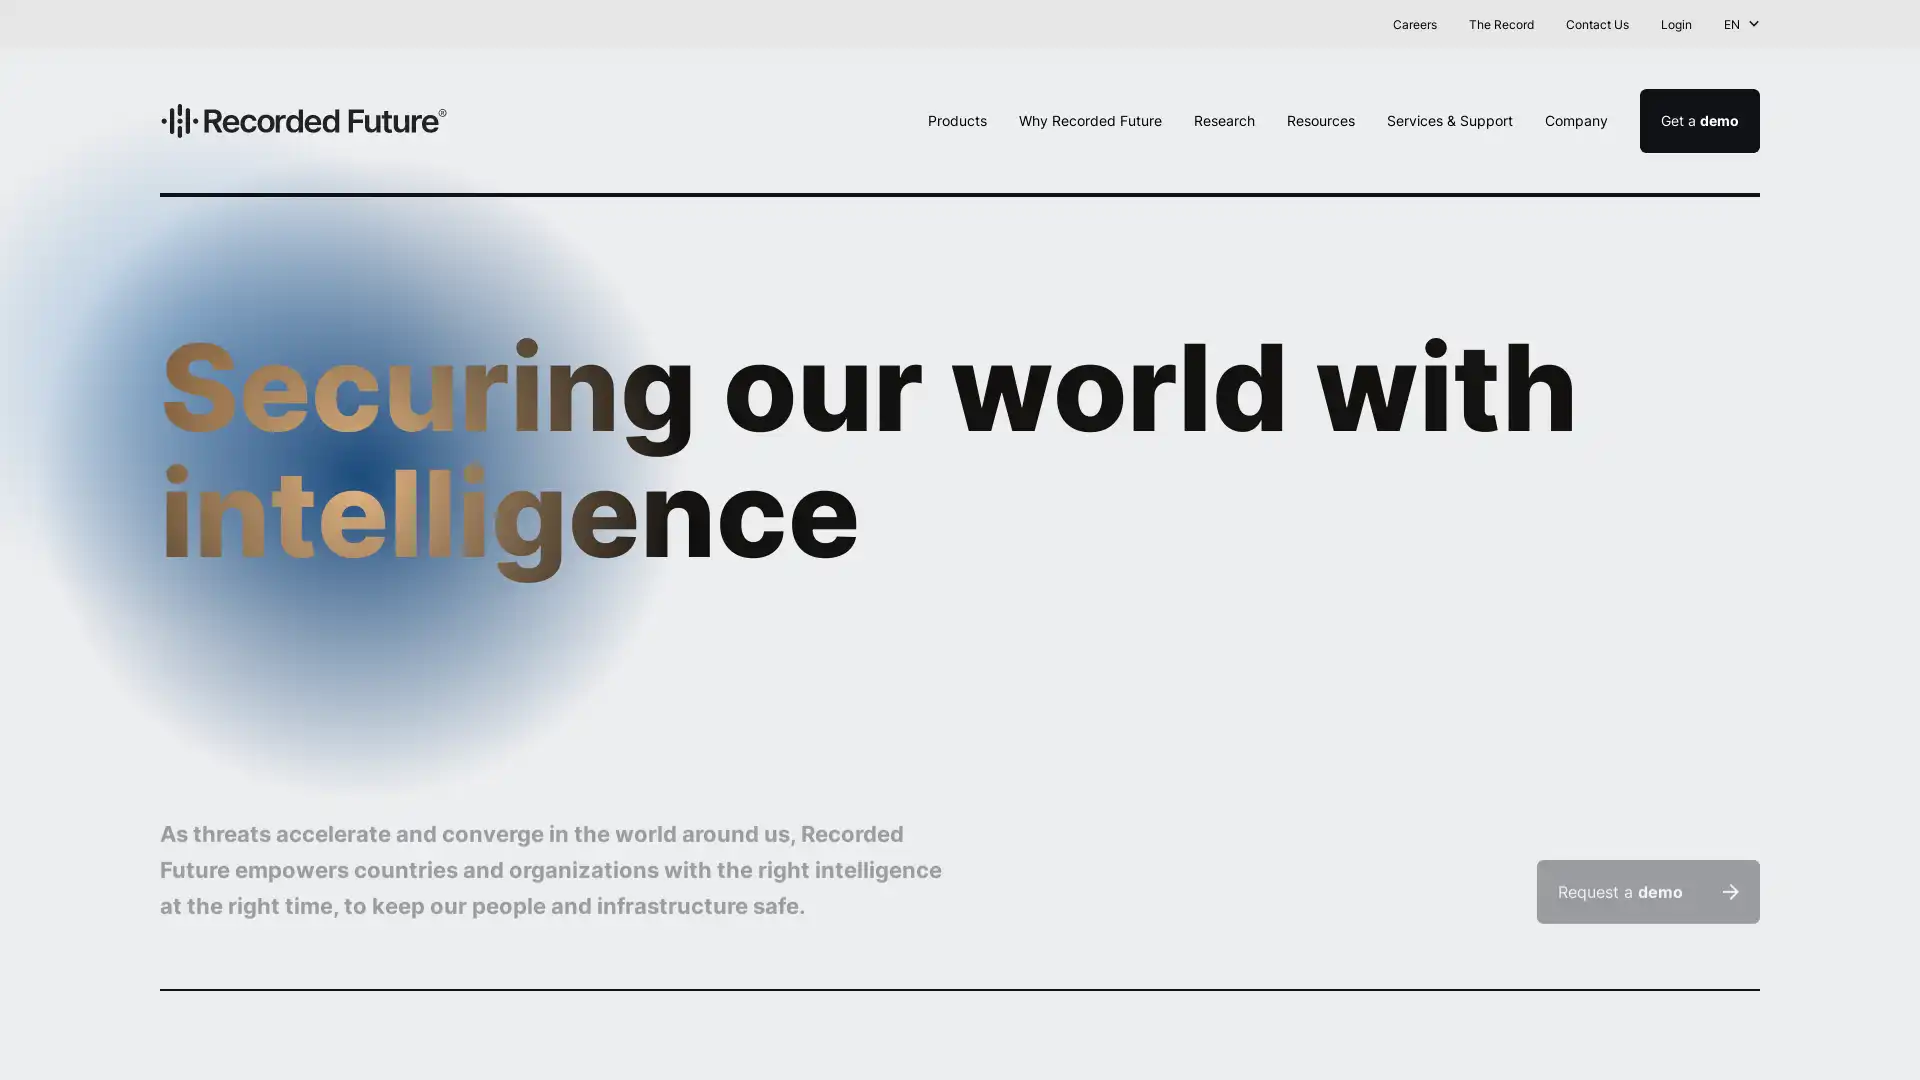  Describe the element at coordinates (1741, 24) in the screenshot. I see `EN` at that location.